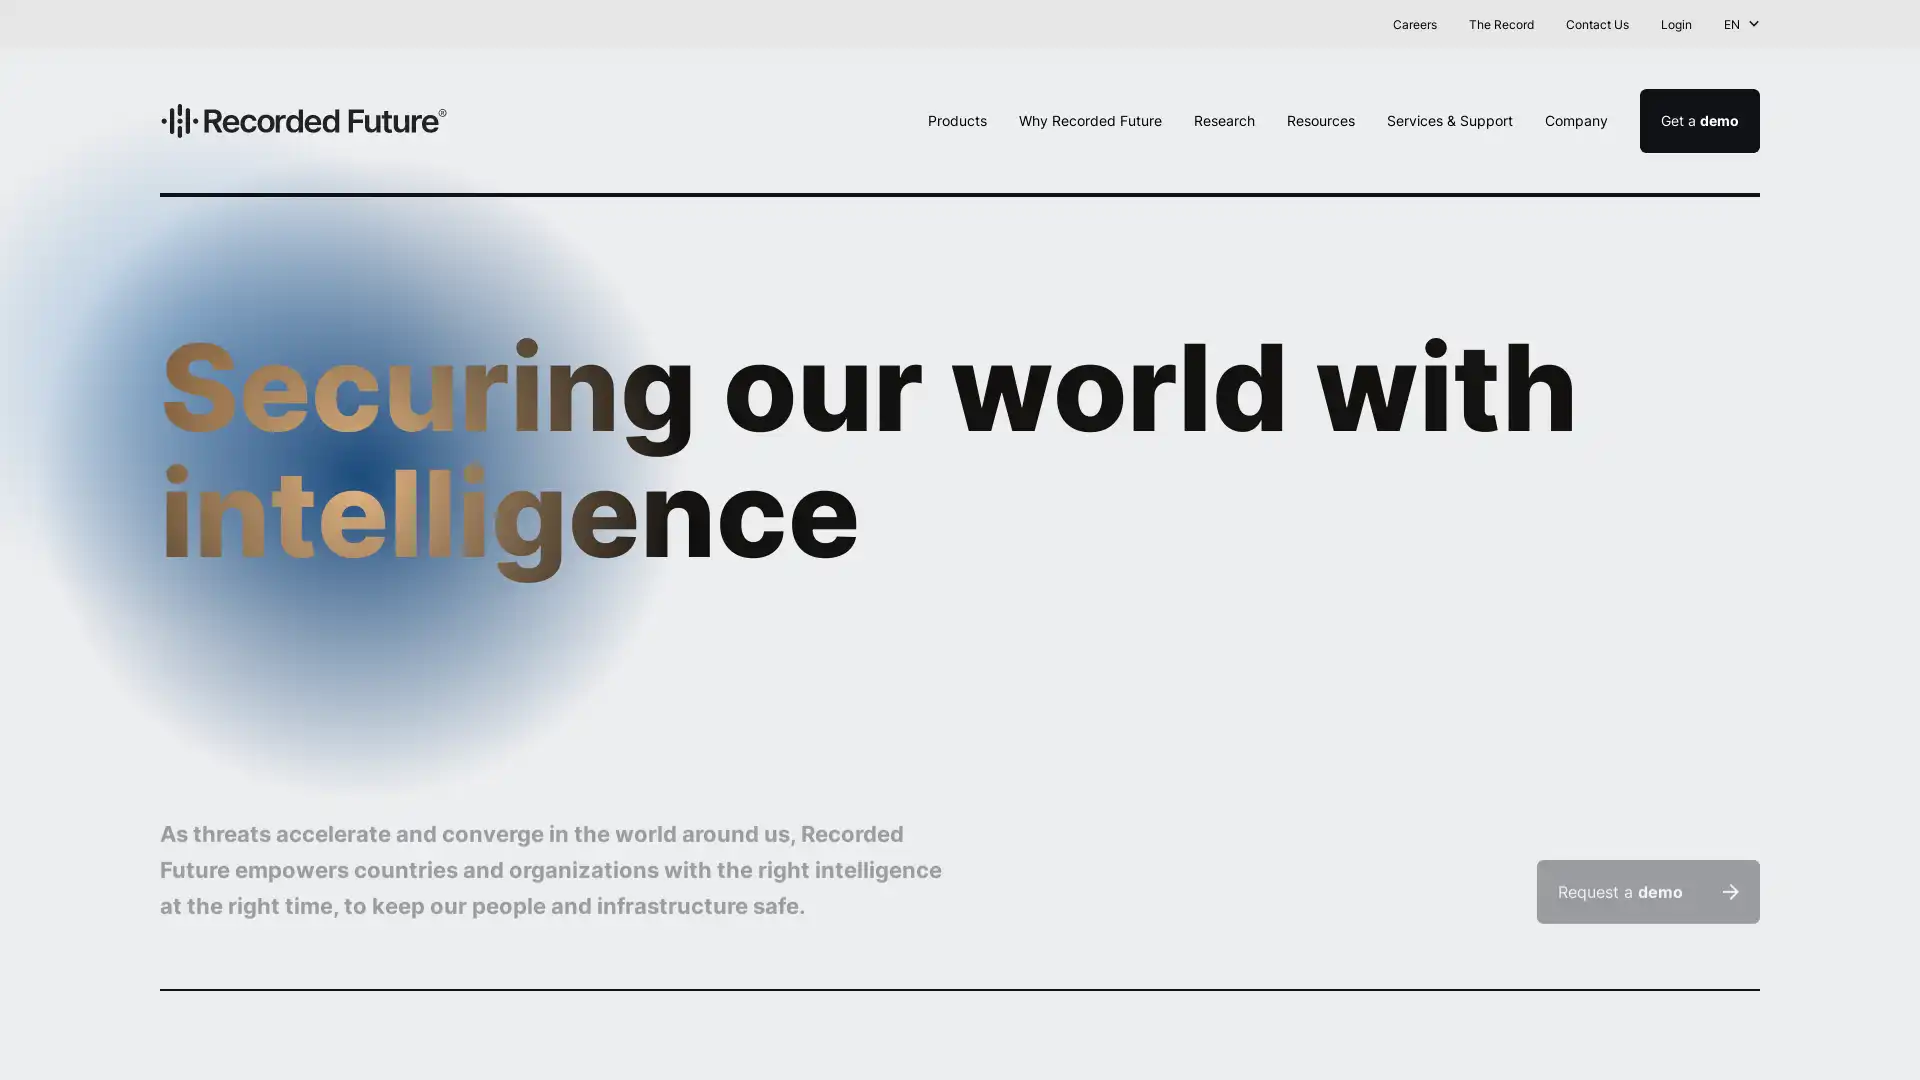  Describe the element at coordinates (1741, 24) in the screenshot. I see `EN` at that location.